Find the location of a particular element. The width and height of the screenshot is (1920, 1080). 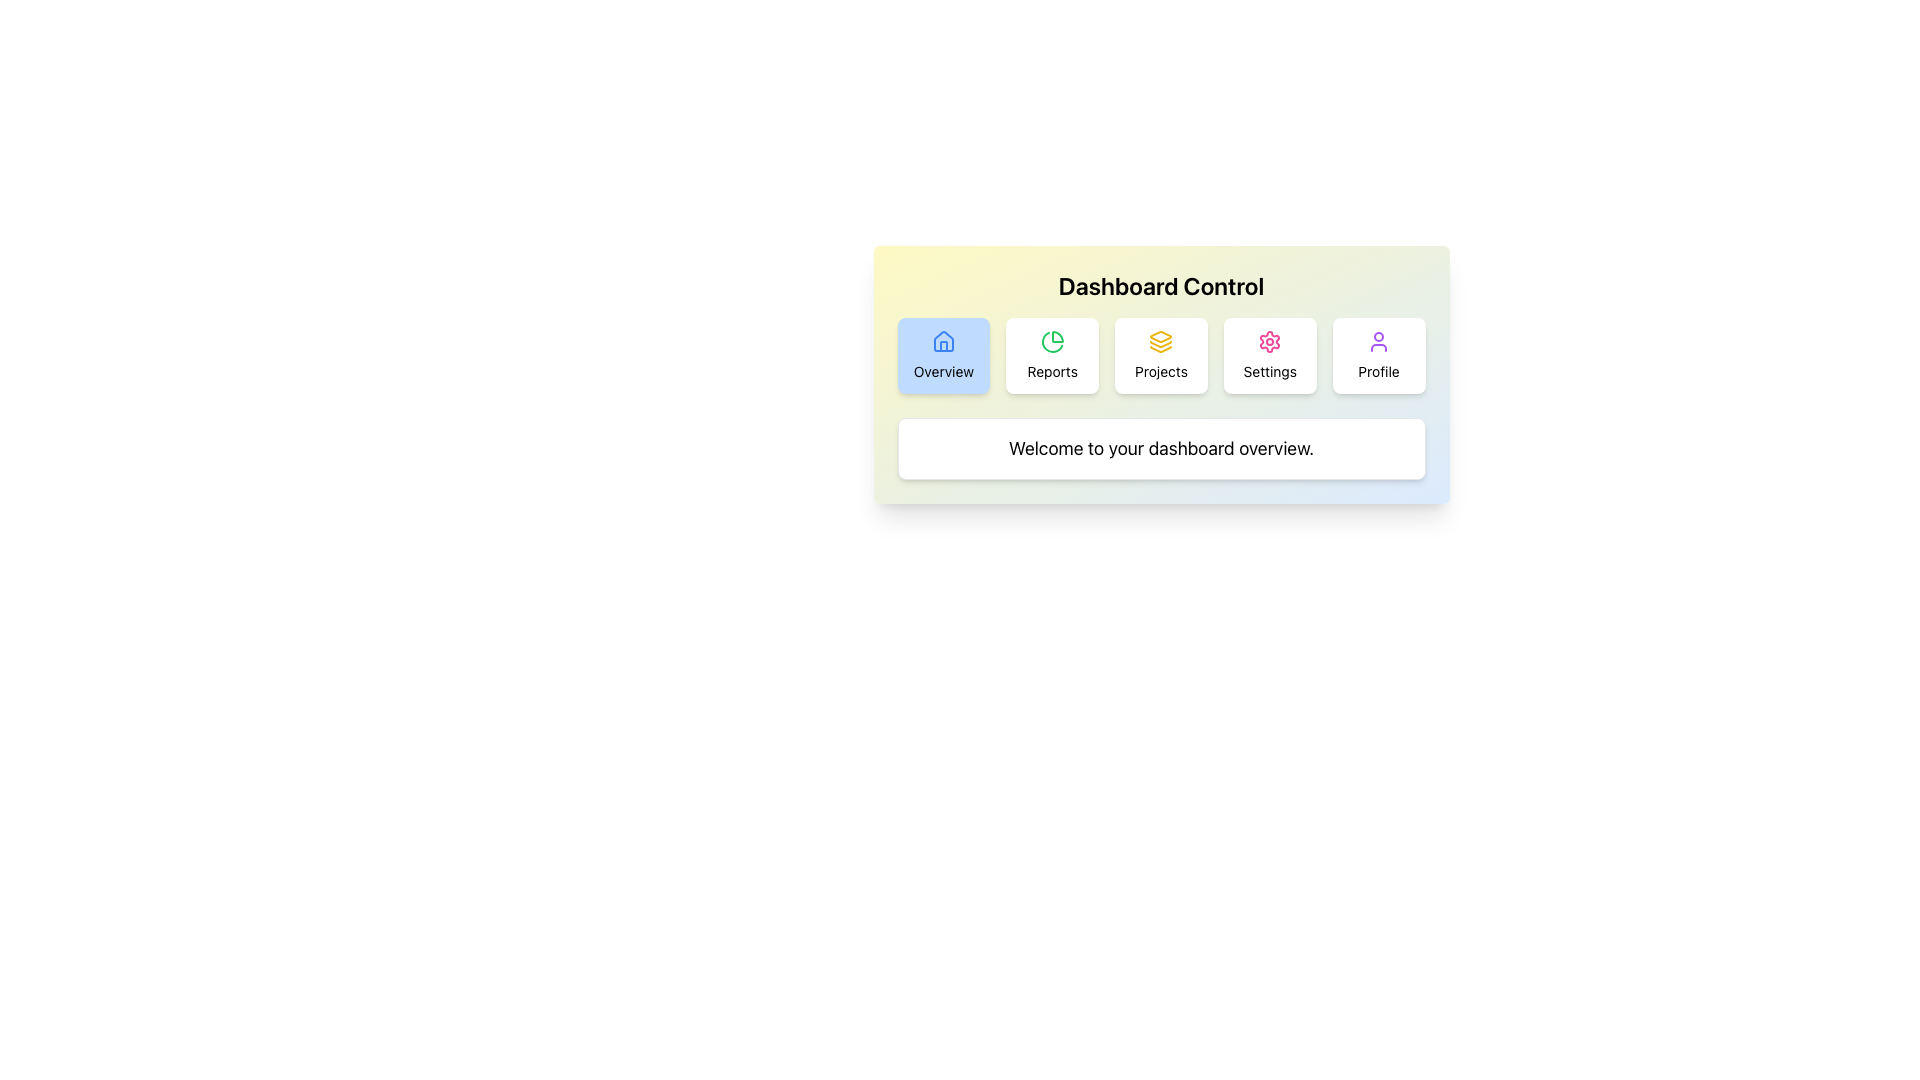

the Navigation Button that provides access to the 'Projects' section is located at coordinates (1161, 354).